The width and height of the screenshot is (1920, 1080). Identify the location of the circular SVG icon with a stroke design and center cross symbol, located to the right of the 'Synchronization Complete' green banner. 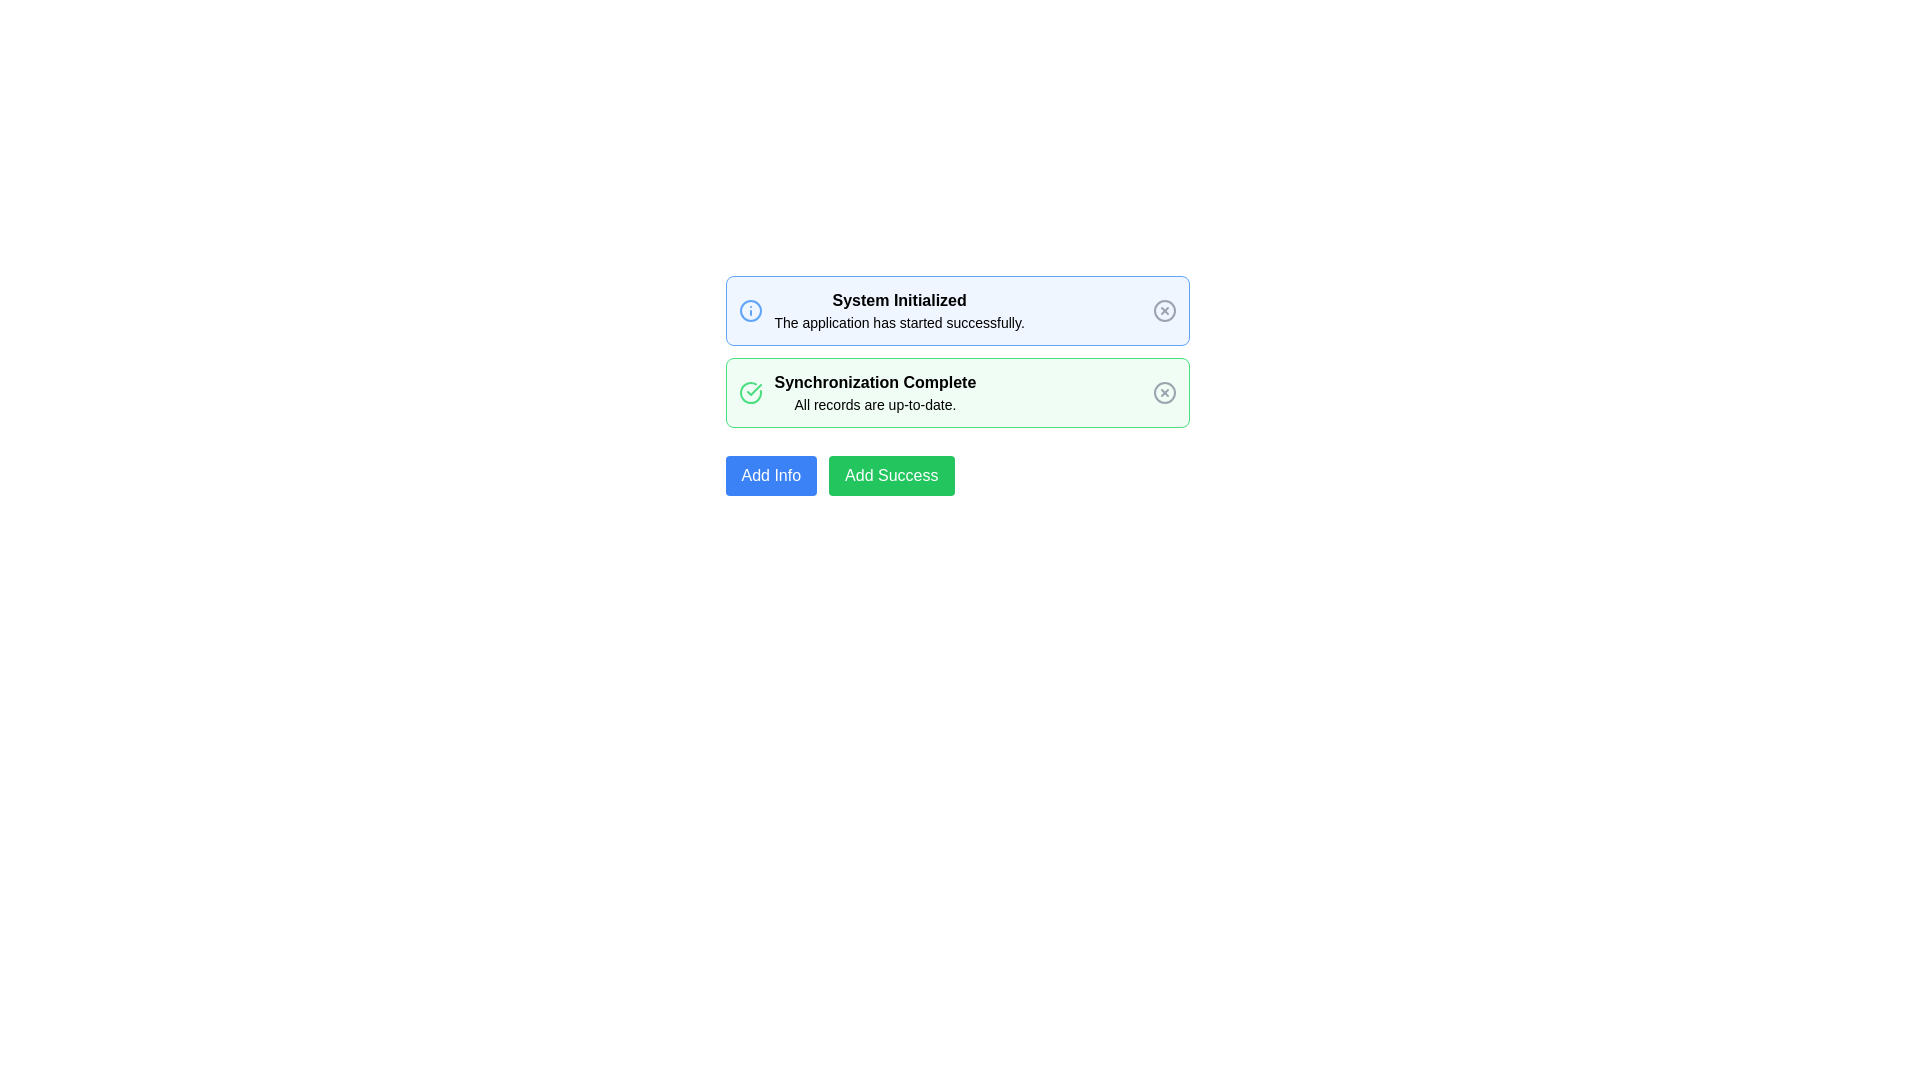
(1164, 393).